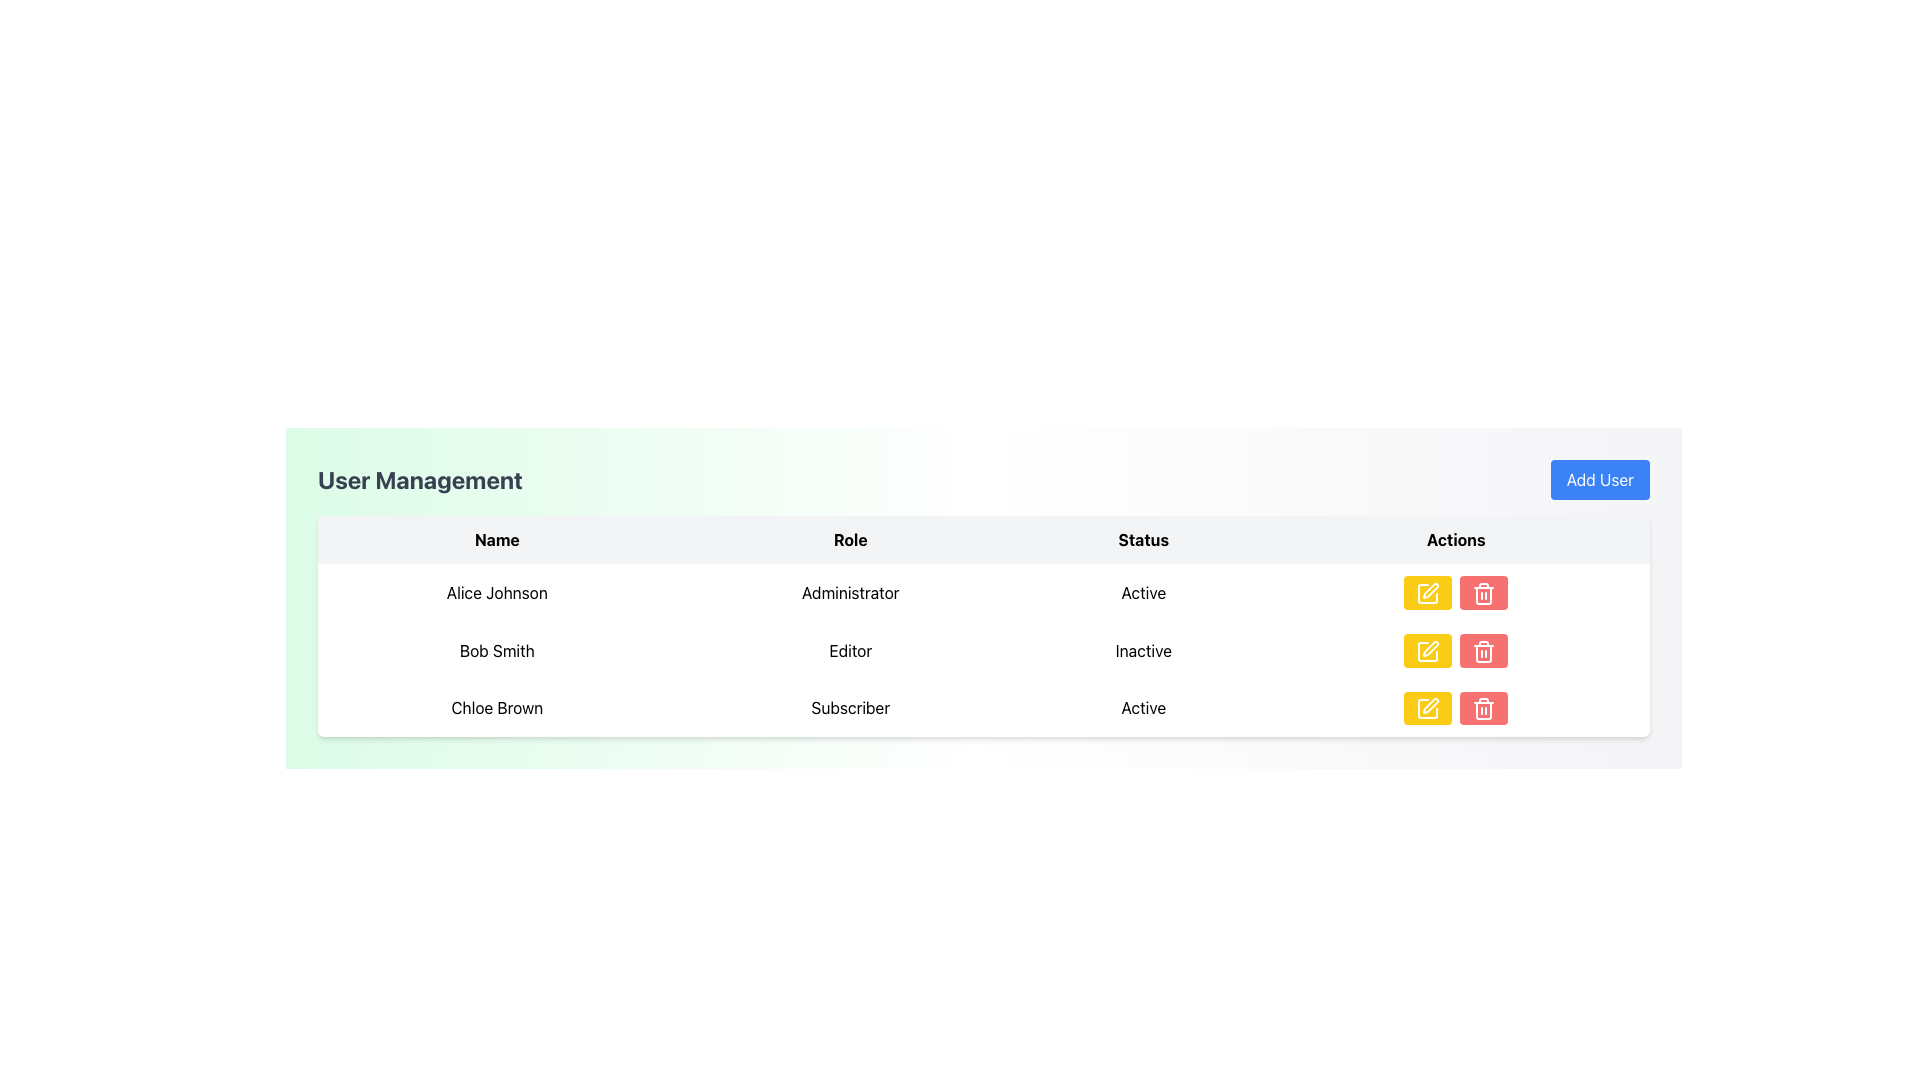  Describe the element at coordinates (1484, 651) in the screenshot. I see `the trash can icon button, which is a red circular icon with a minimalistic trash can design, located in the second row of the 'Actions' column of the table, to initiate a delete operation` at that location.